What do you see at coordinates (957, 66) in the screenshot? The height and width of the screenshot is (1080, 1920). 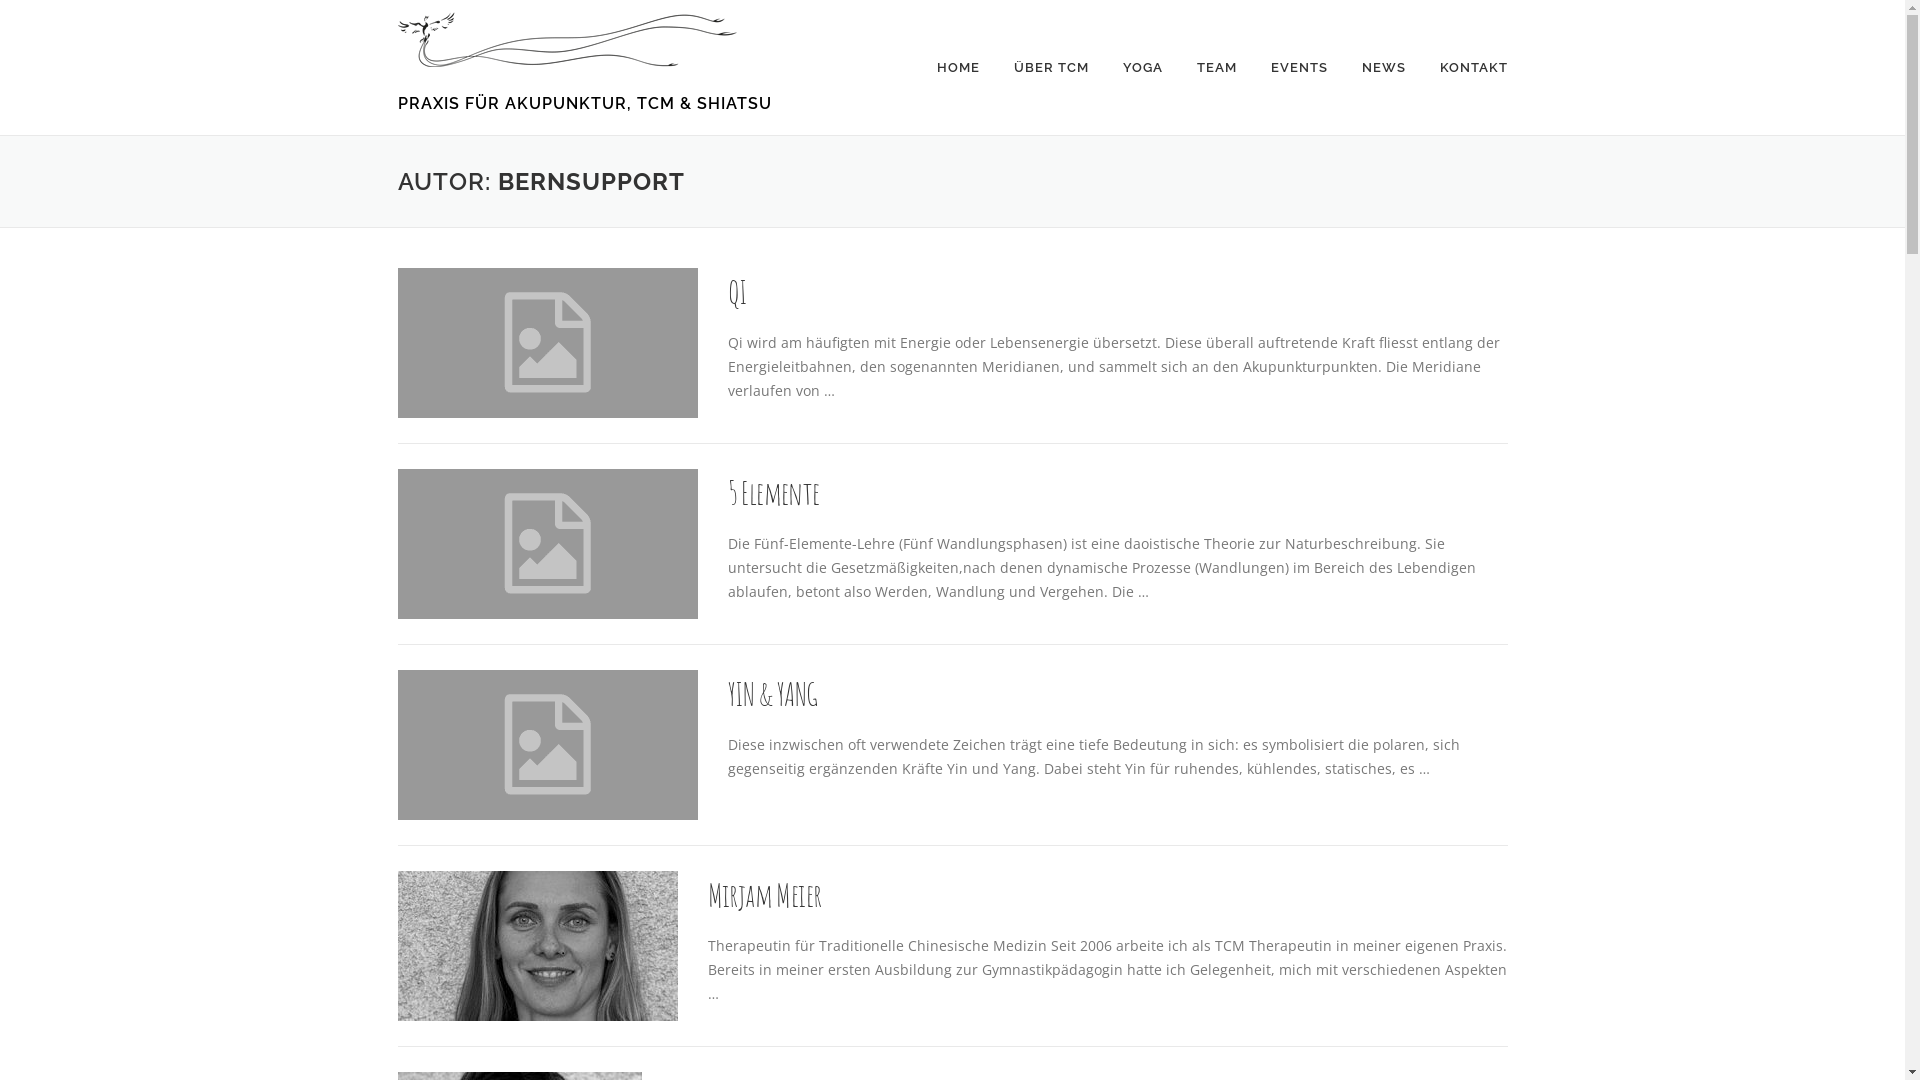 I see `'HOME'` at bounding box center [957, 66].